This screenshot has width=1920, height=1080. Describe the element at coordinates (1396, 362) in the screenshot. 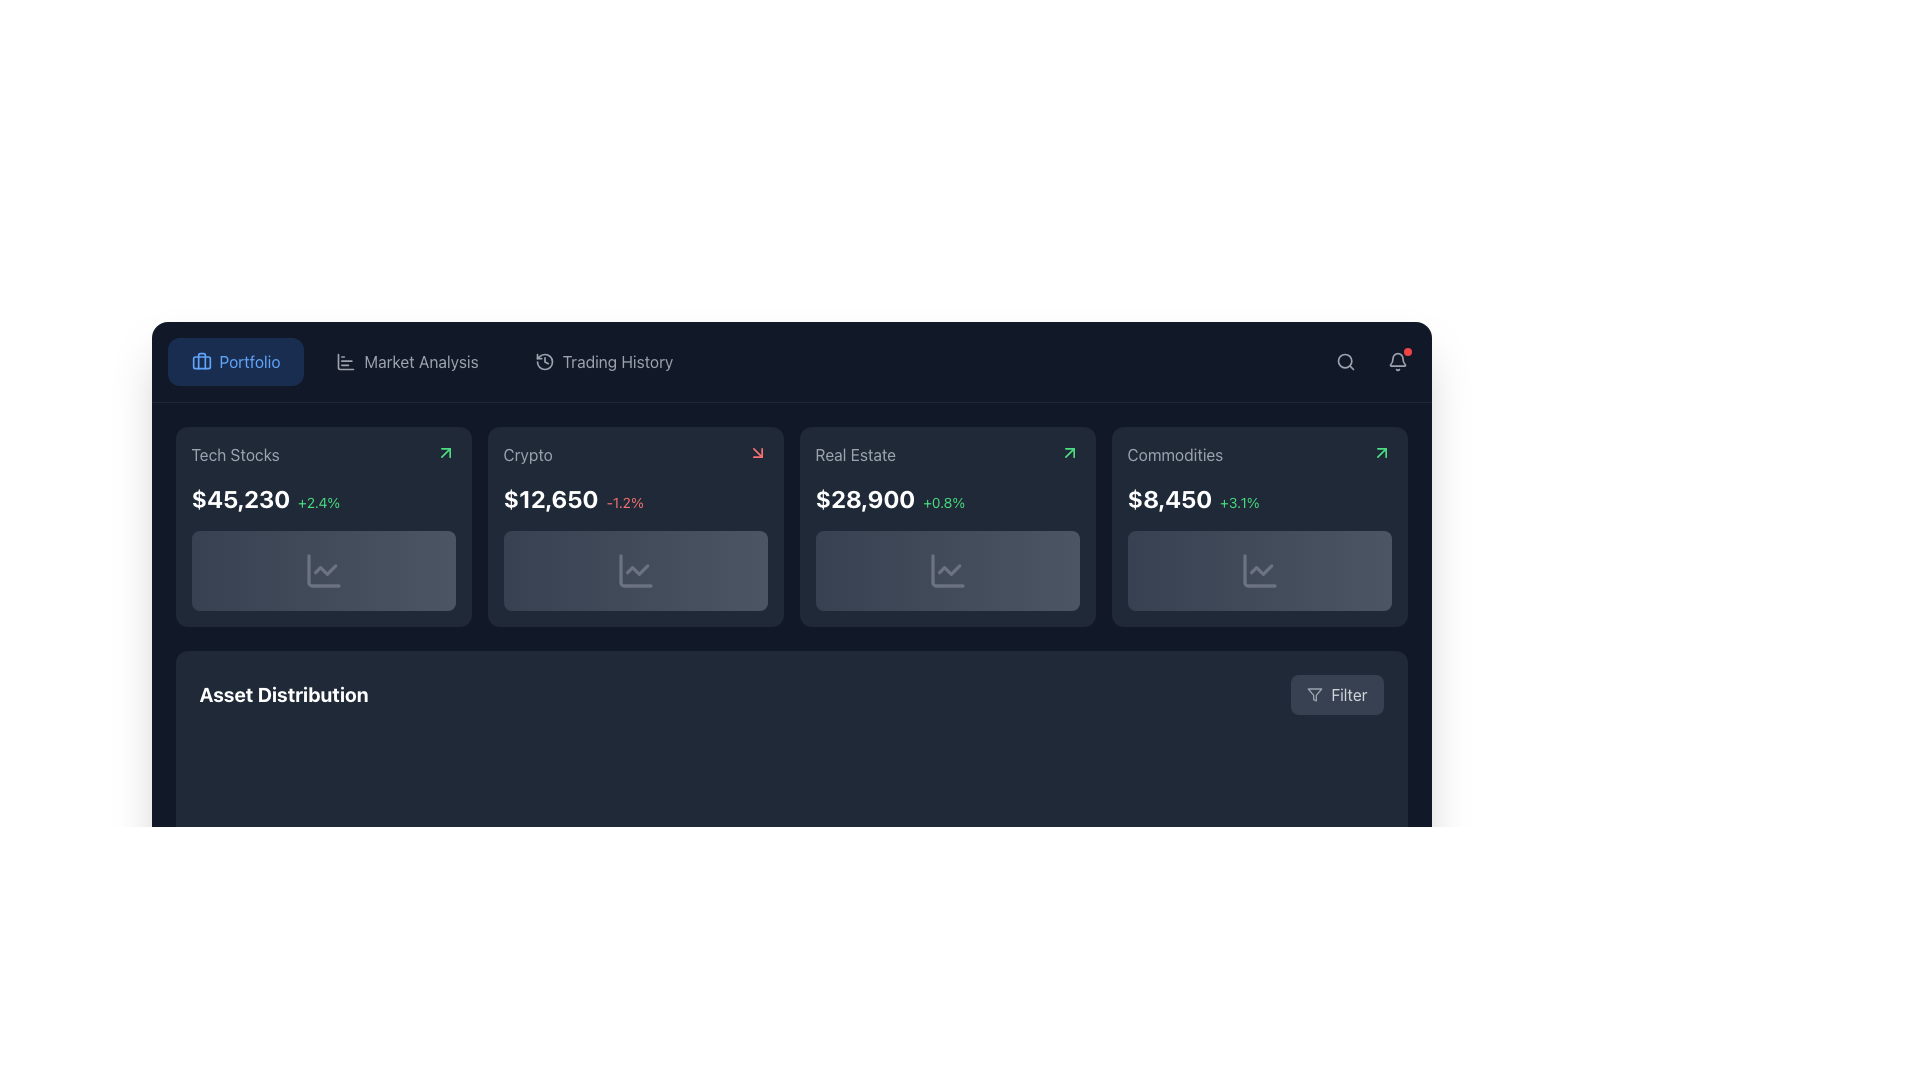

I see `the notifications icon located in the rightmost section of the top navigation bar` at that location.